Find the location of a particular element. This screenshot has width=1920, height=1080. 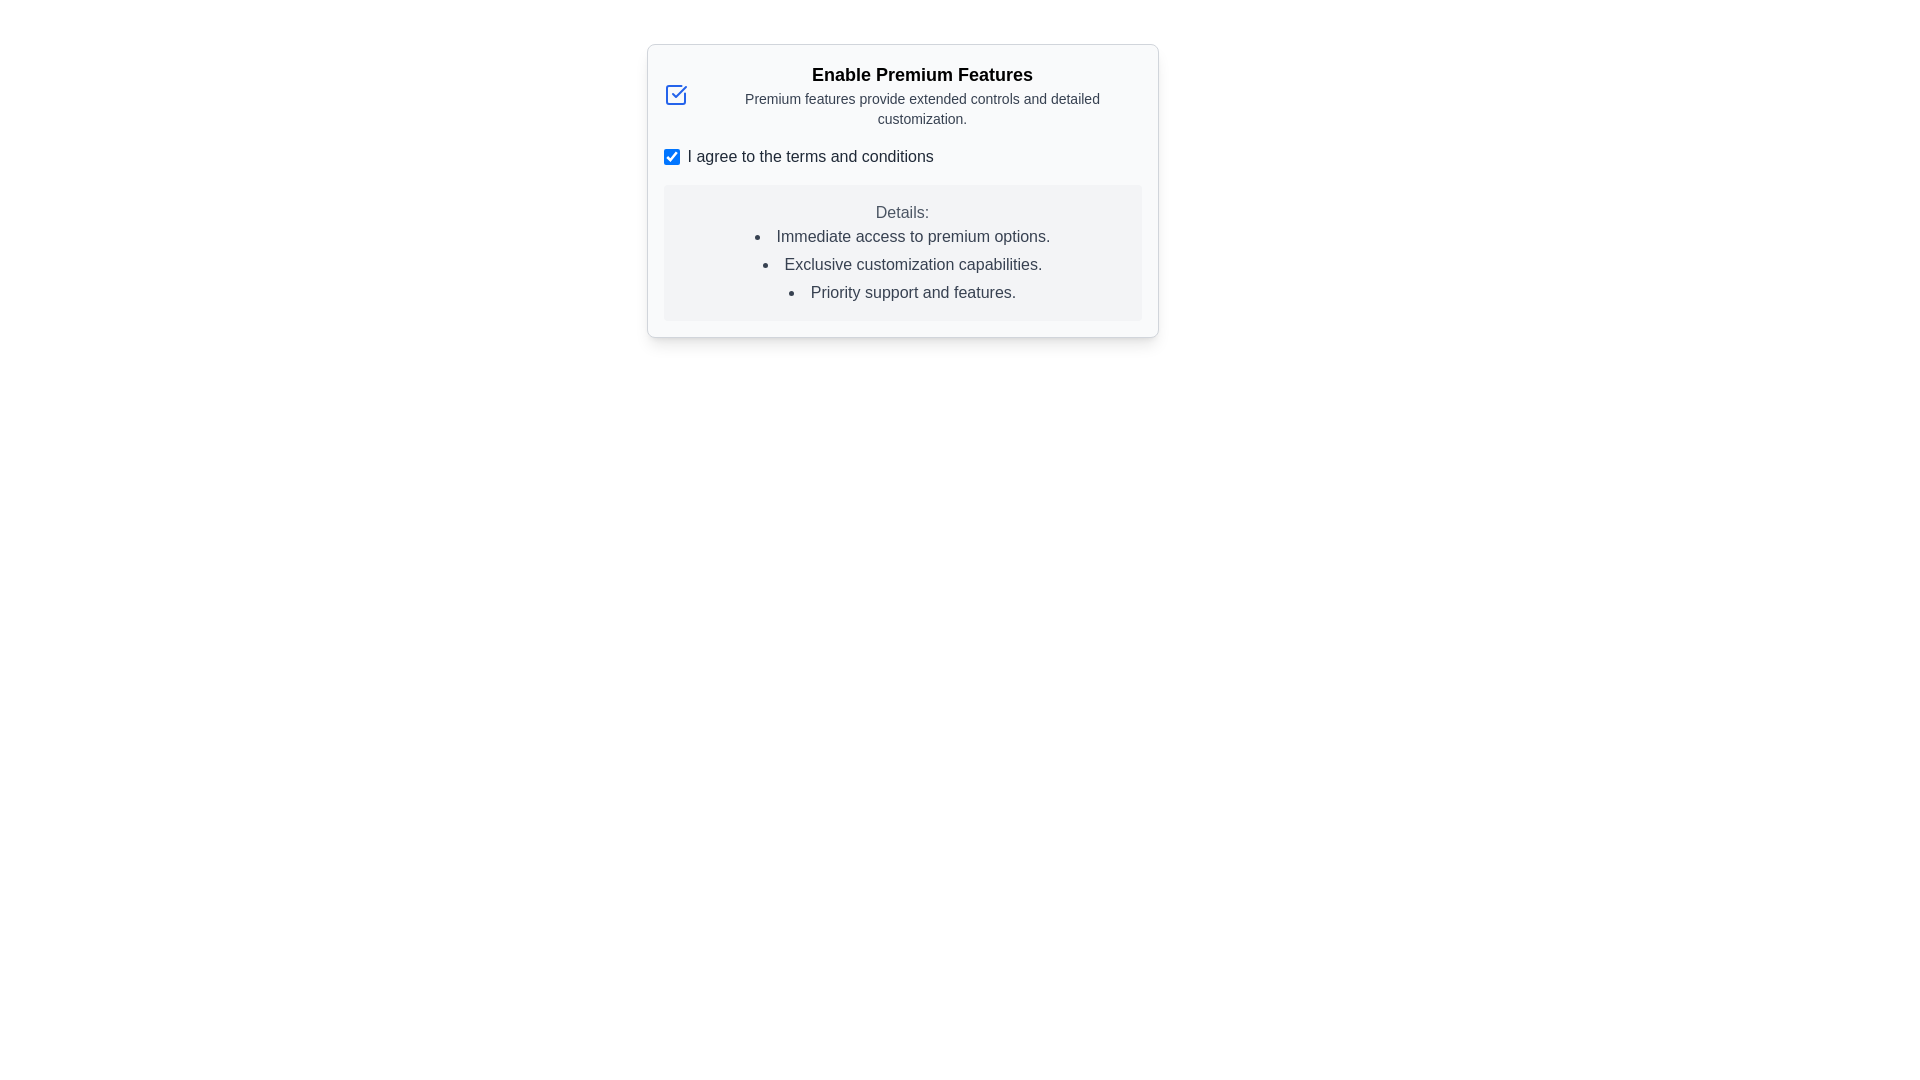

the text label displaying 'Priority support and features.' which is the third item in a vertical bullet list under the section titled 'Details' within the 'Enable Premium Features' box is located at coordinates (901, 293).